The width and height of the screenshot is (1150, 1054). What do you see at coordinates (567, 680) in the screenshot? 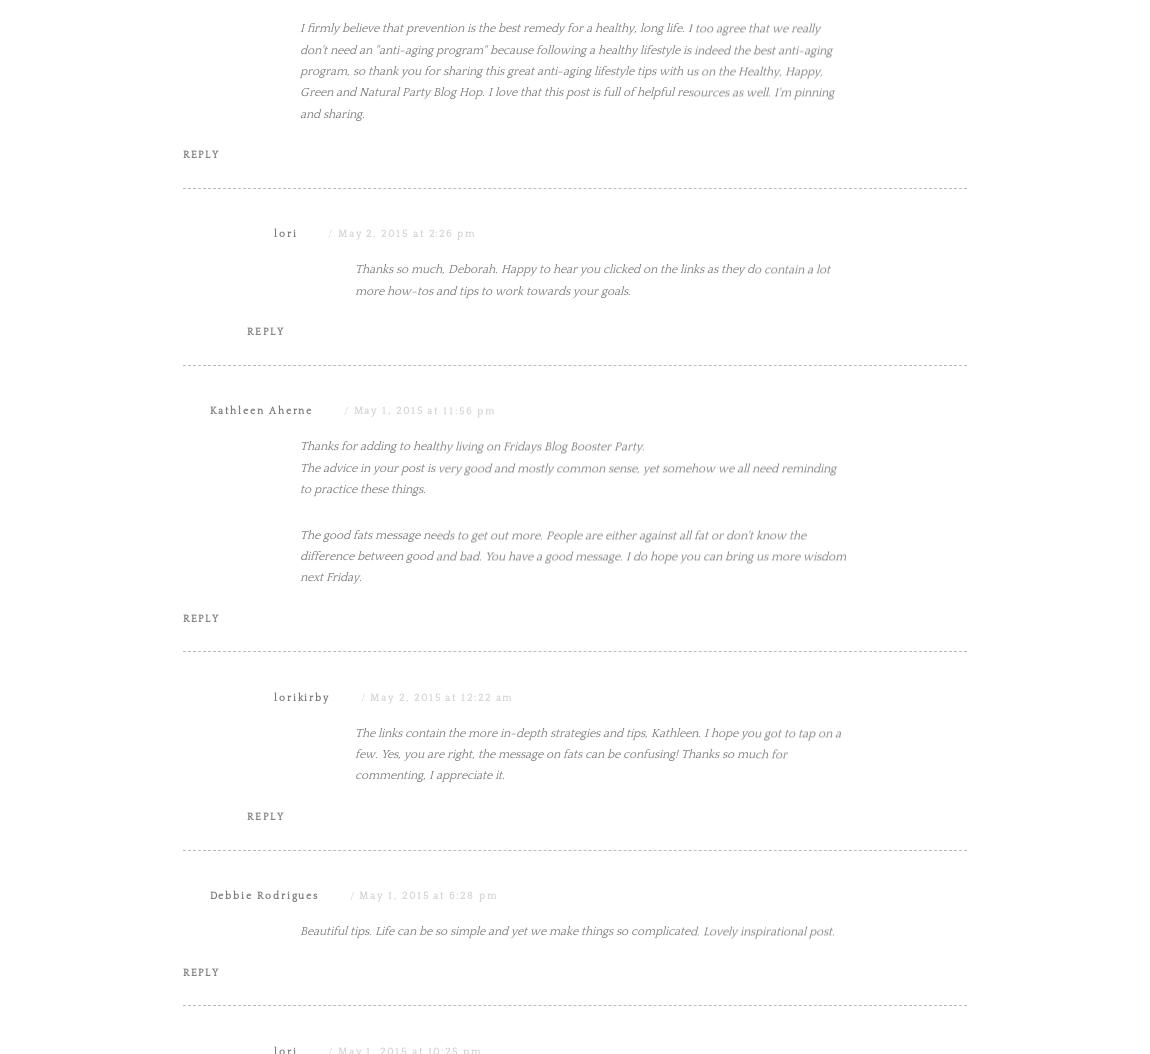
I see `'The advice in your post is very good and mostly common sense, yet somehow we all need reminding to practice these things.'` at bounding box center [567, 680].